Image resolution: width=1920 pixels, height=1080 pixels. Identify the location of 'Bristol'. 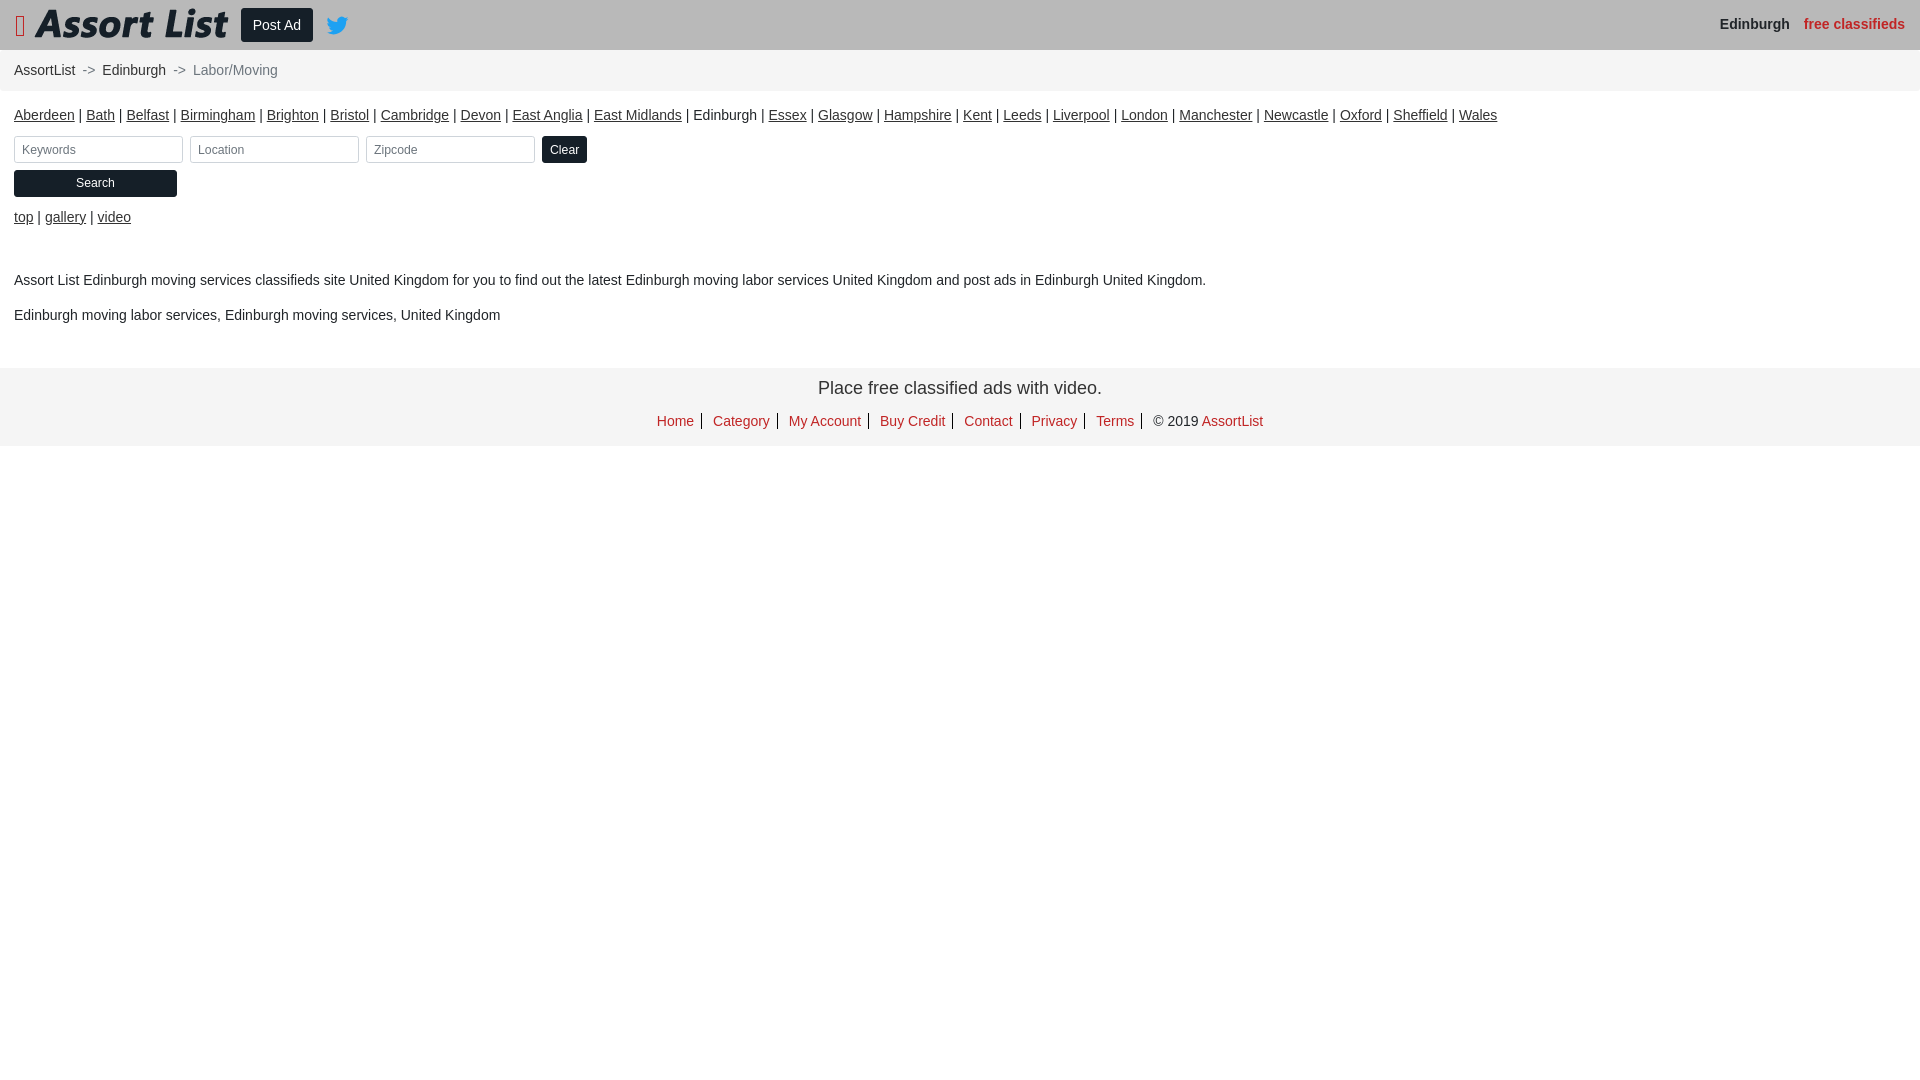
(349, 115).